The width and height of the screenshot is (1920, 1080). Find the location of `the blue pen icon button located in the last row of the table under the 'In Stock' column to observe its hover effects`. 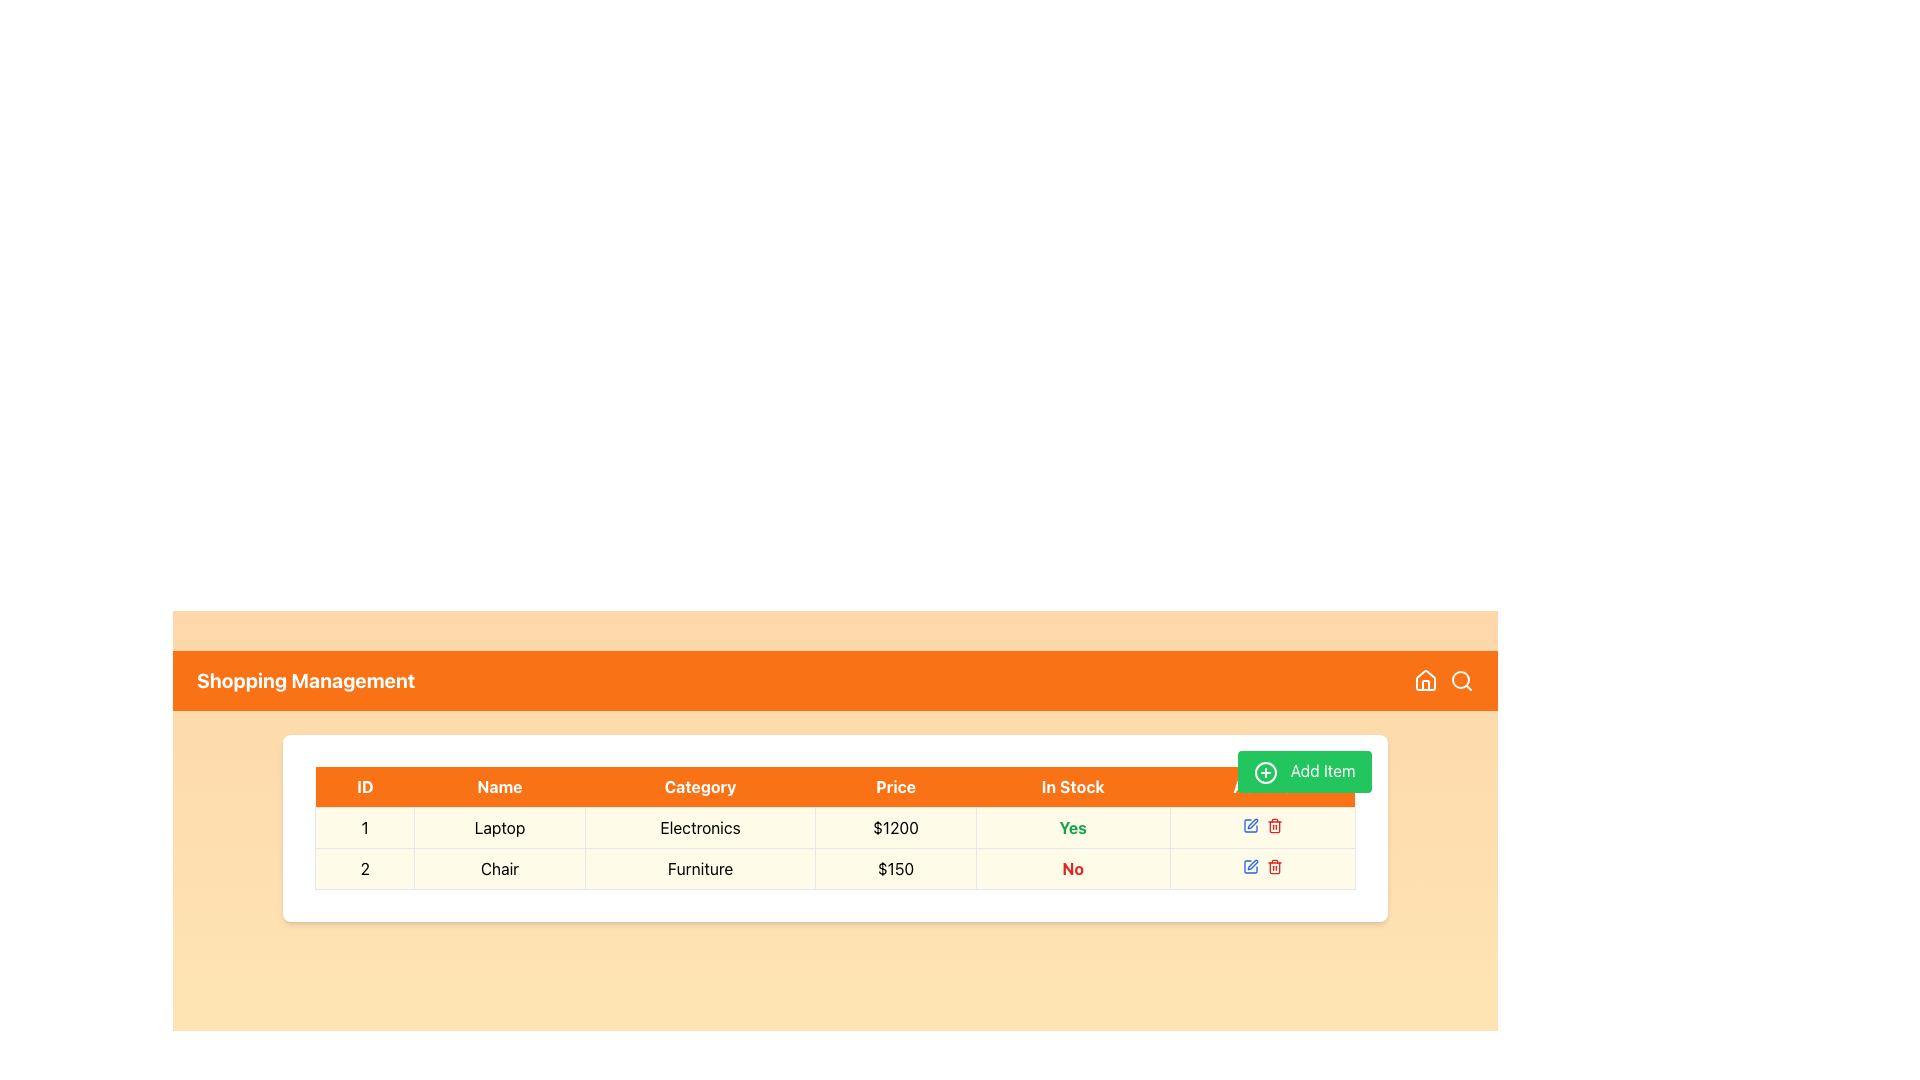

the blue pen icon button located in the last row of the table under the 'In Stock' column to observe its hover effects is located at coordinates (1249, 866).